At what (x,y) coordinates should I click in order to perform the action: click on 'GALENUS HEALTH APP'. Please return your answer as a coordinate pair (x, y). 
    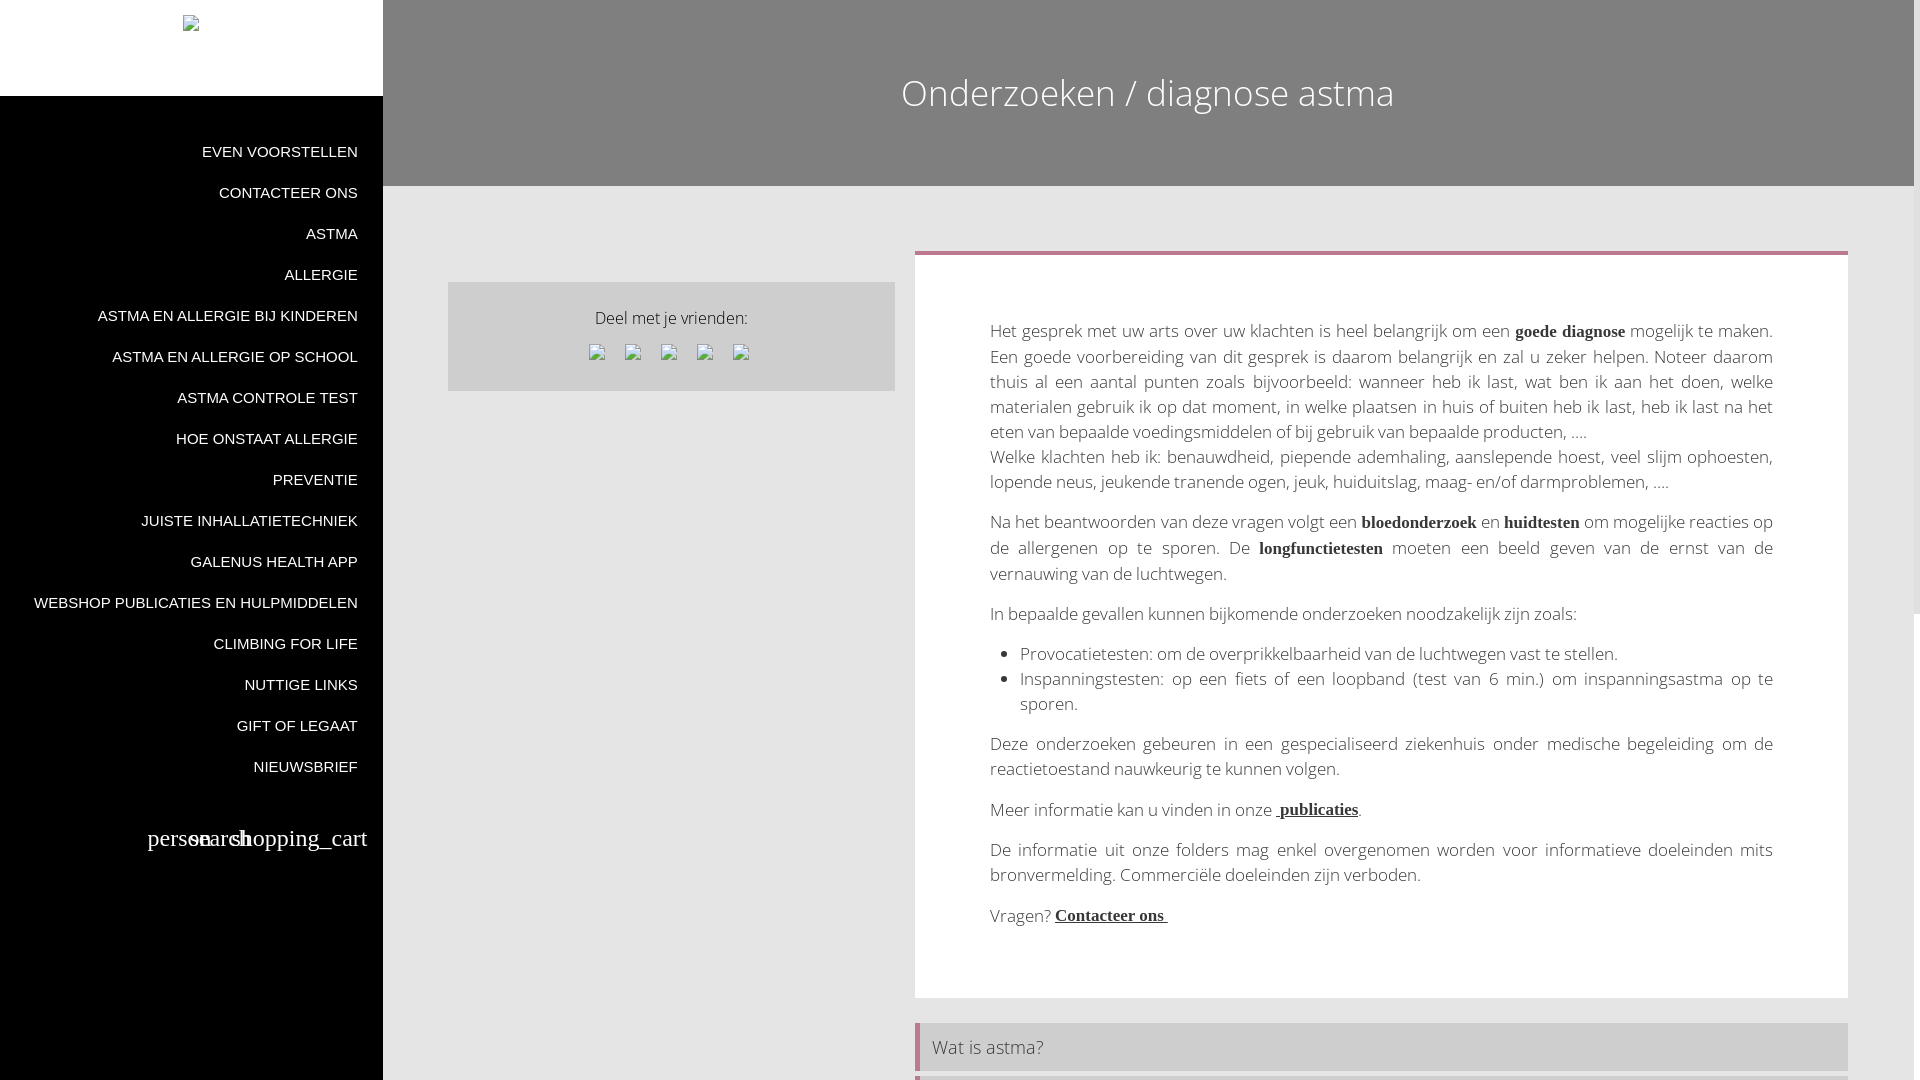
    Looking at the image, I should click on (191, 561).